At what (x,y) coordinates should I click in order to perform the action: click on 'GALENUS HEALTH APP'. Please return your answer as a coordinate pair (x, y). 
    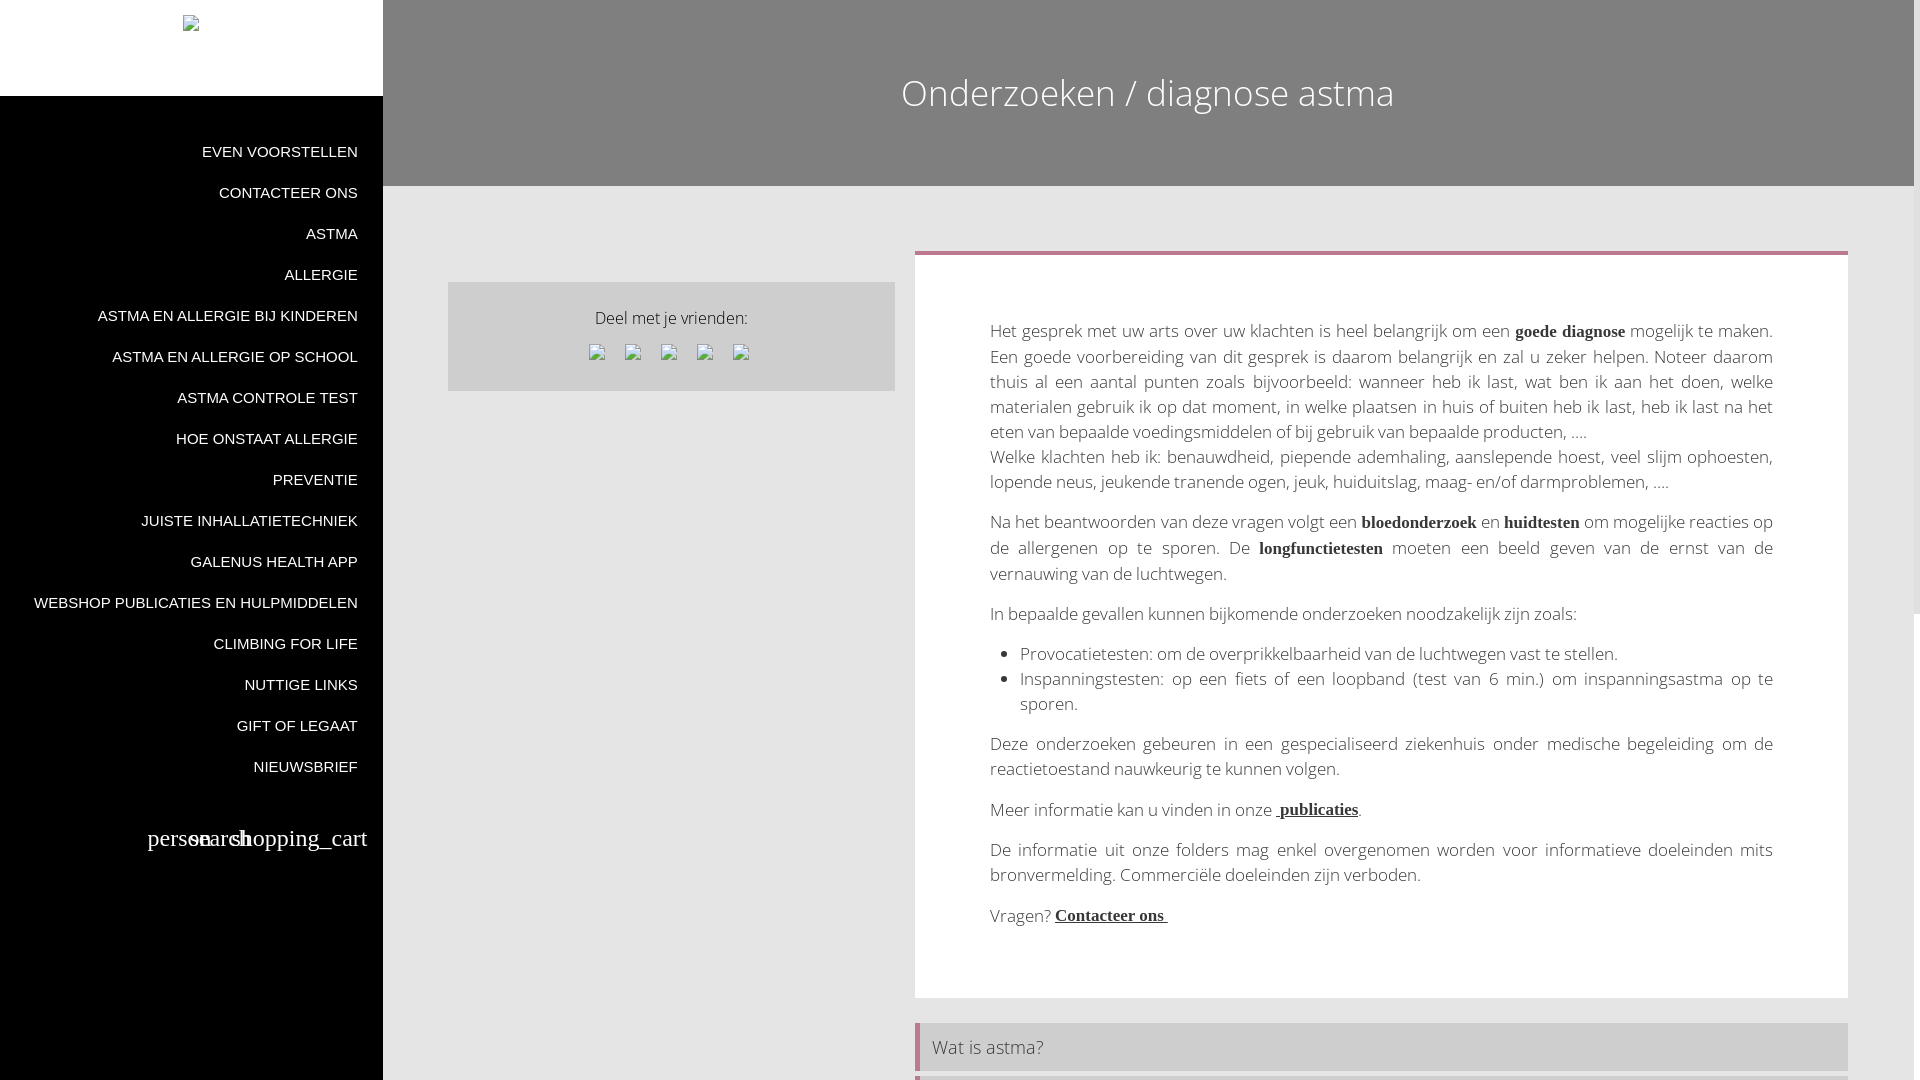
    Looking at the image, I should click on (191, 561).